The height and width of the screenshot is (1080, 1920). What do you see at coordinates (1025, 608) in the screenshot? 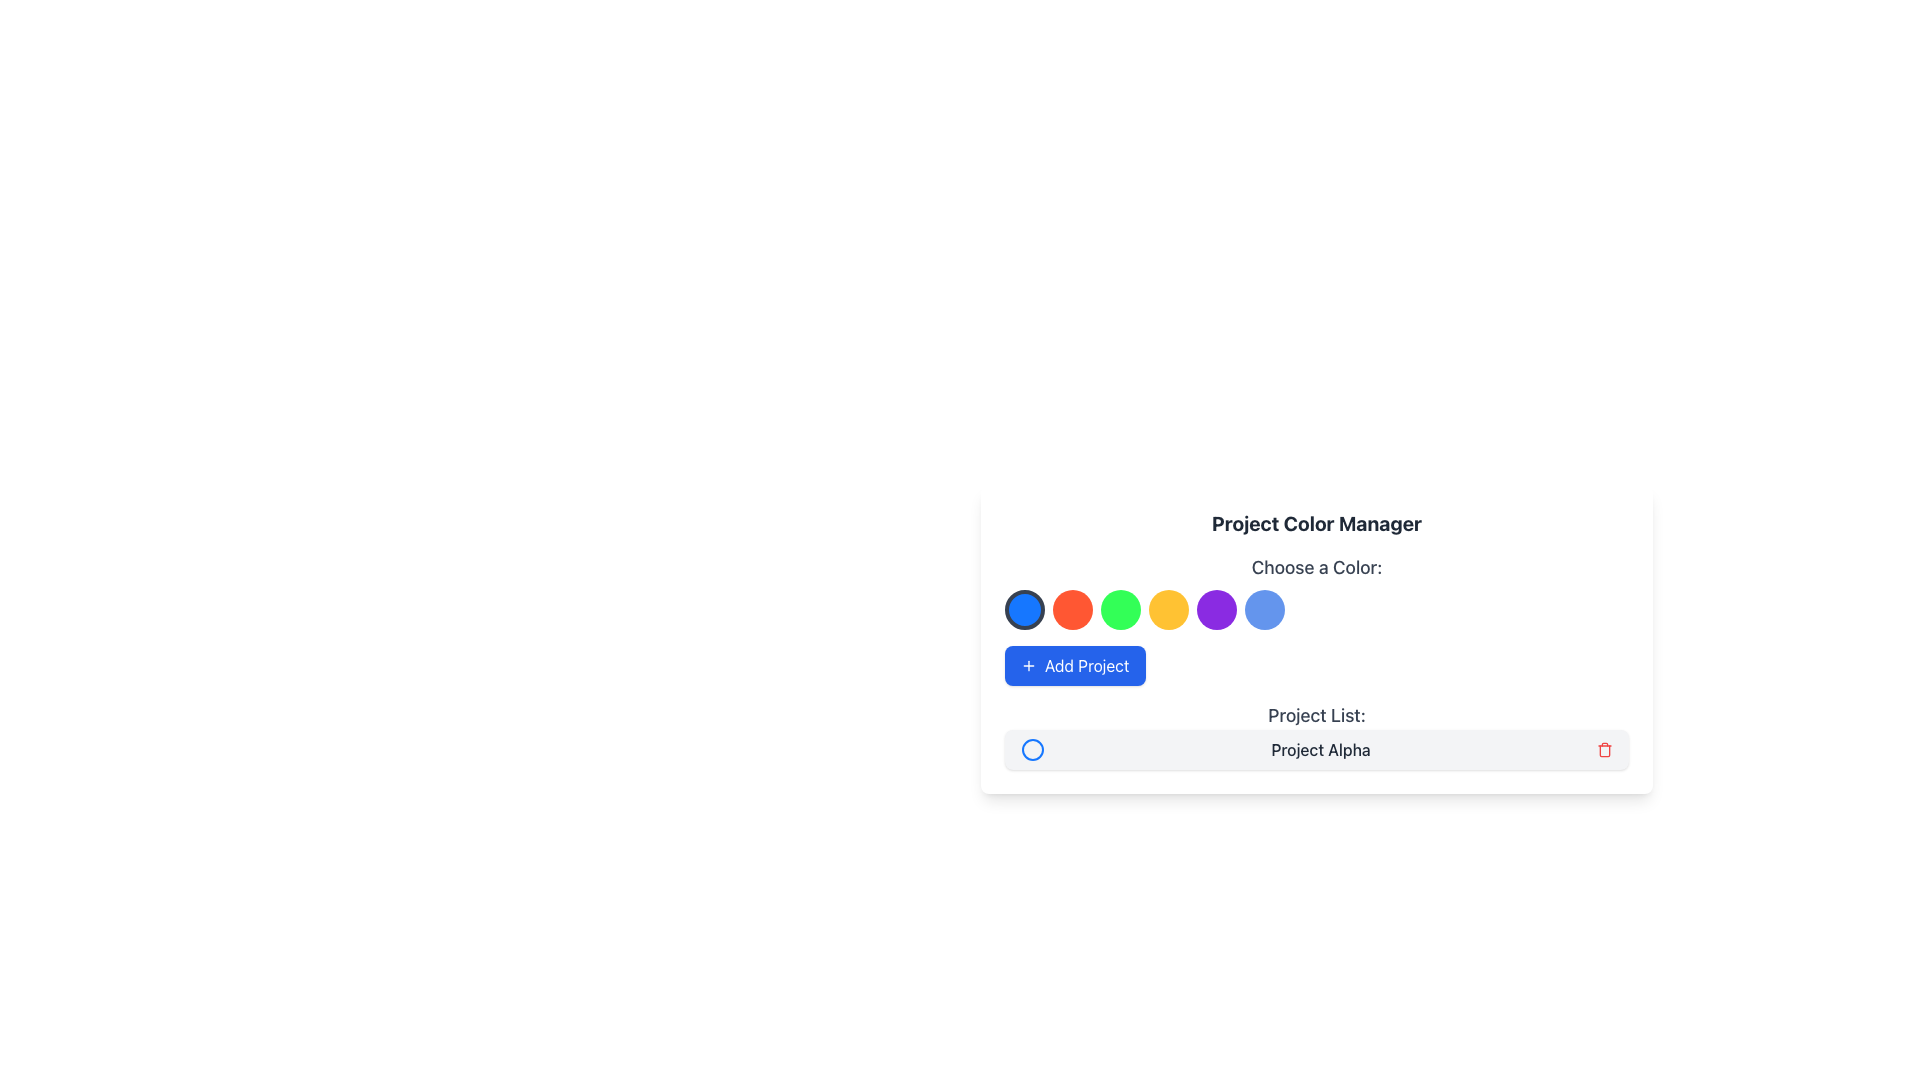
I see `the first circular button in the 'Choose a Color' section` at bounding box center [1025, 608].